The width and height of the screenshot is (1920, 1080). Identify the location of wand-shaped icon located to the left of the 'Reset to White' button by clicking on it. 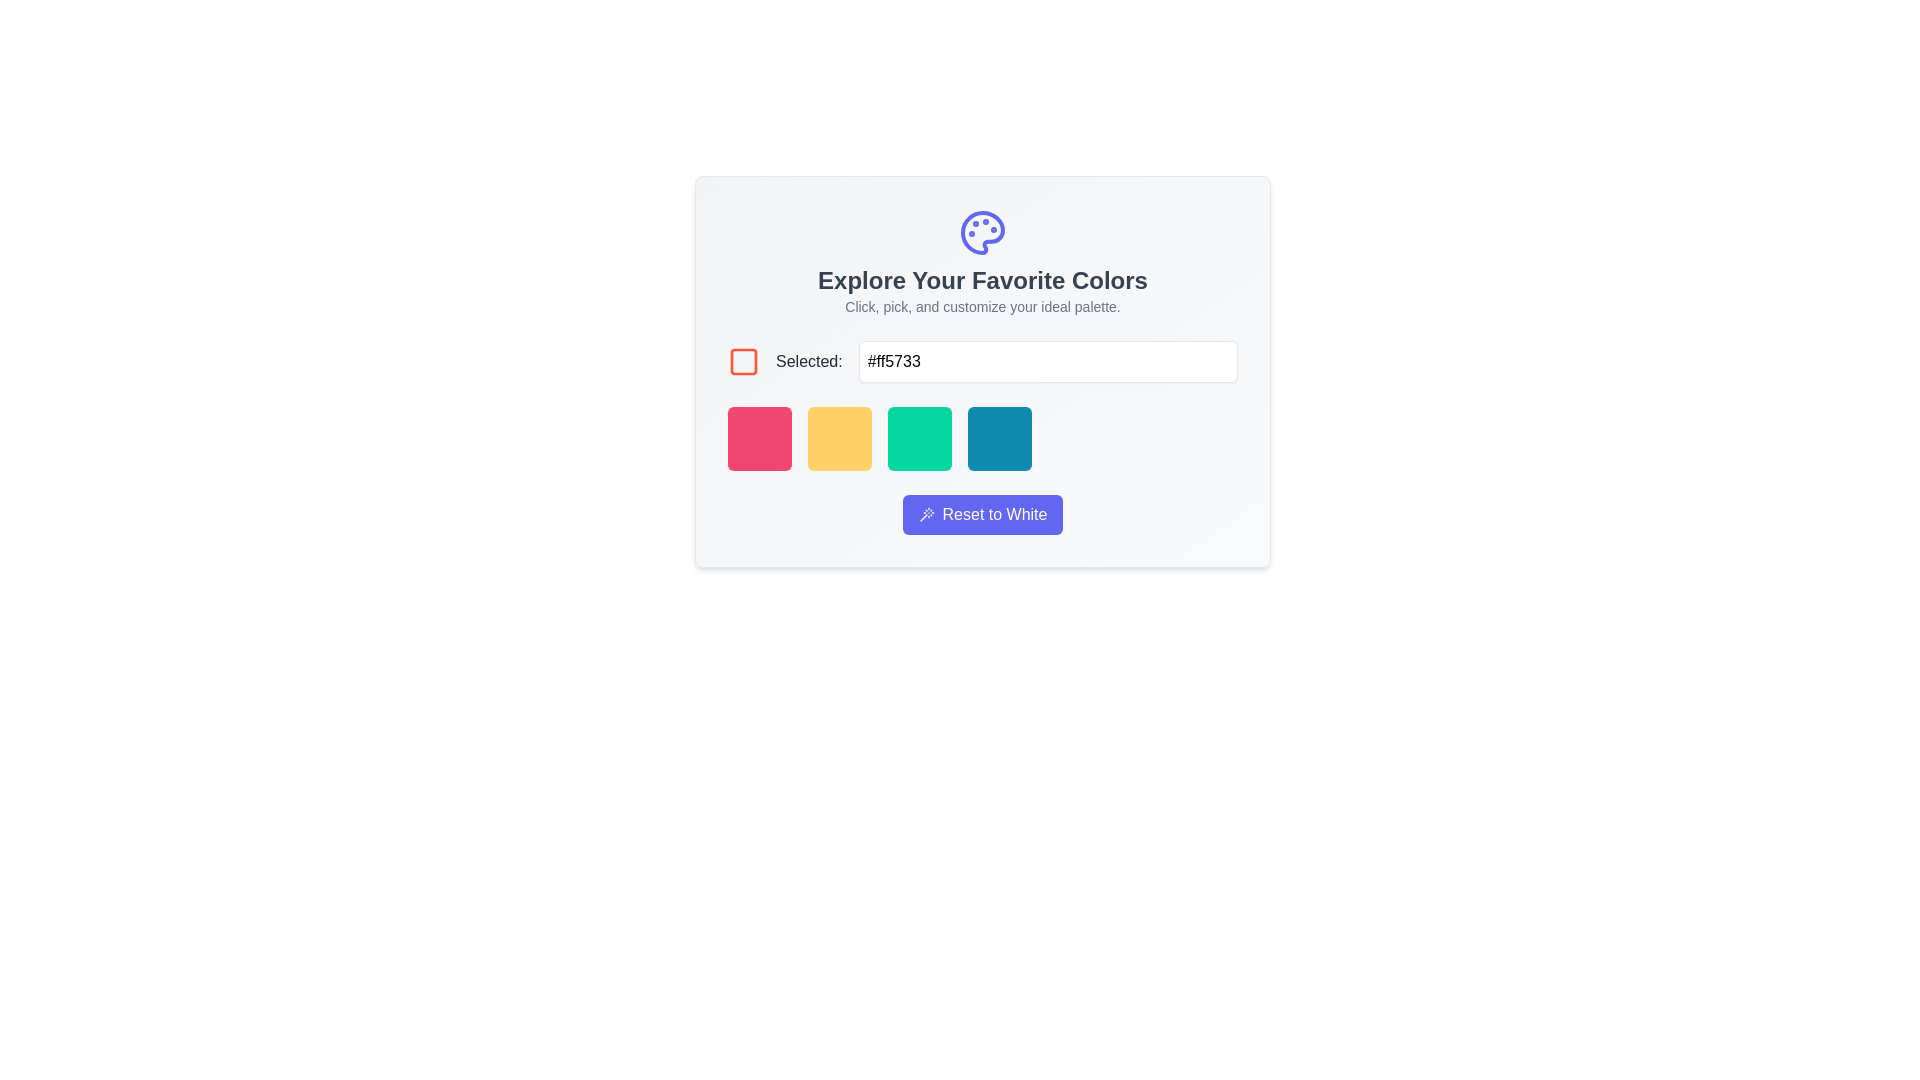
(925, 514).